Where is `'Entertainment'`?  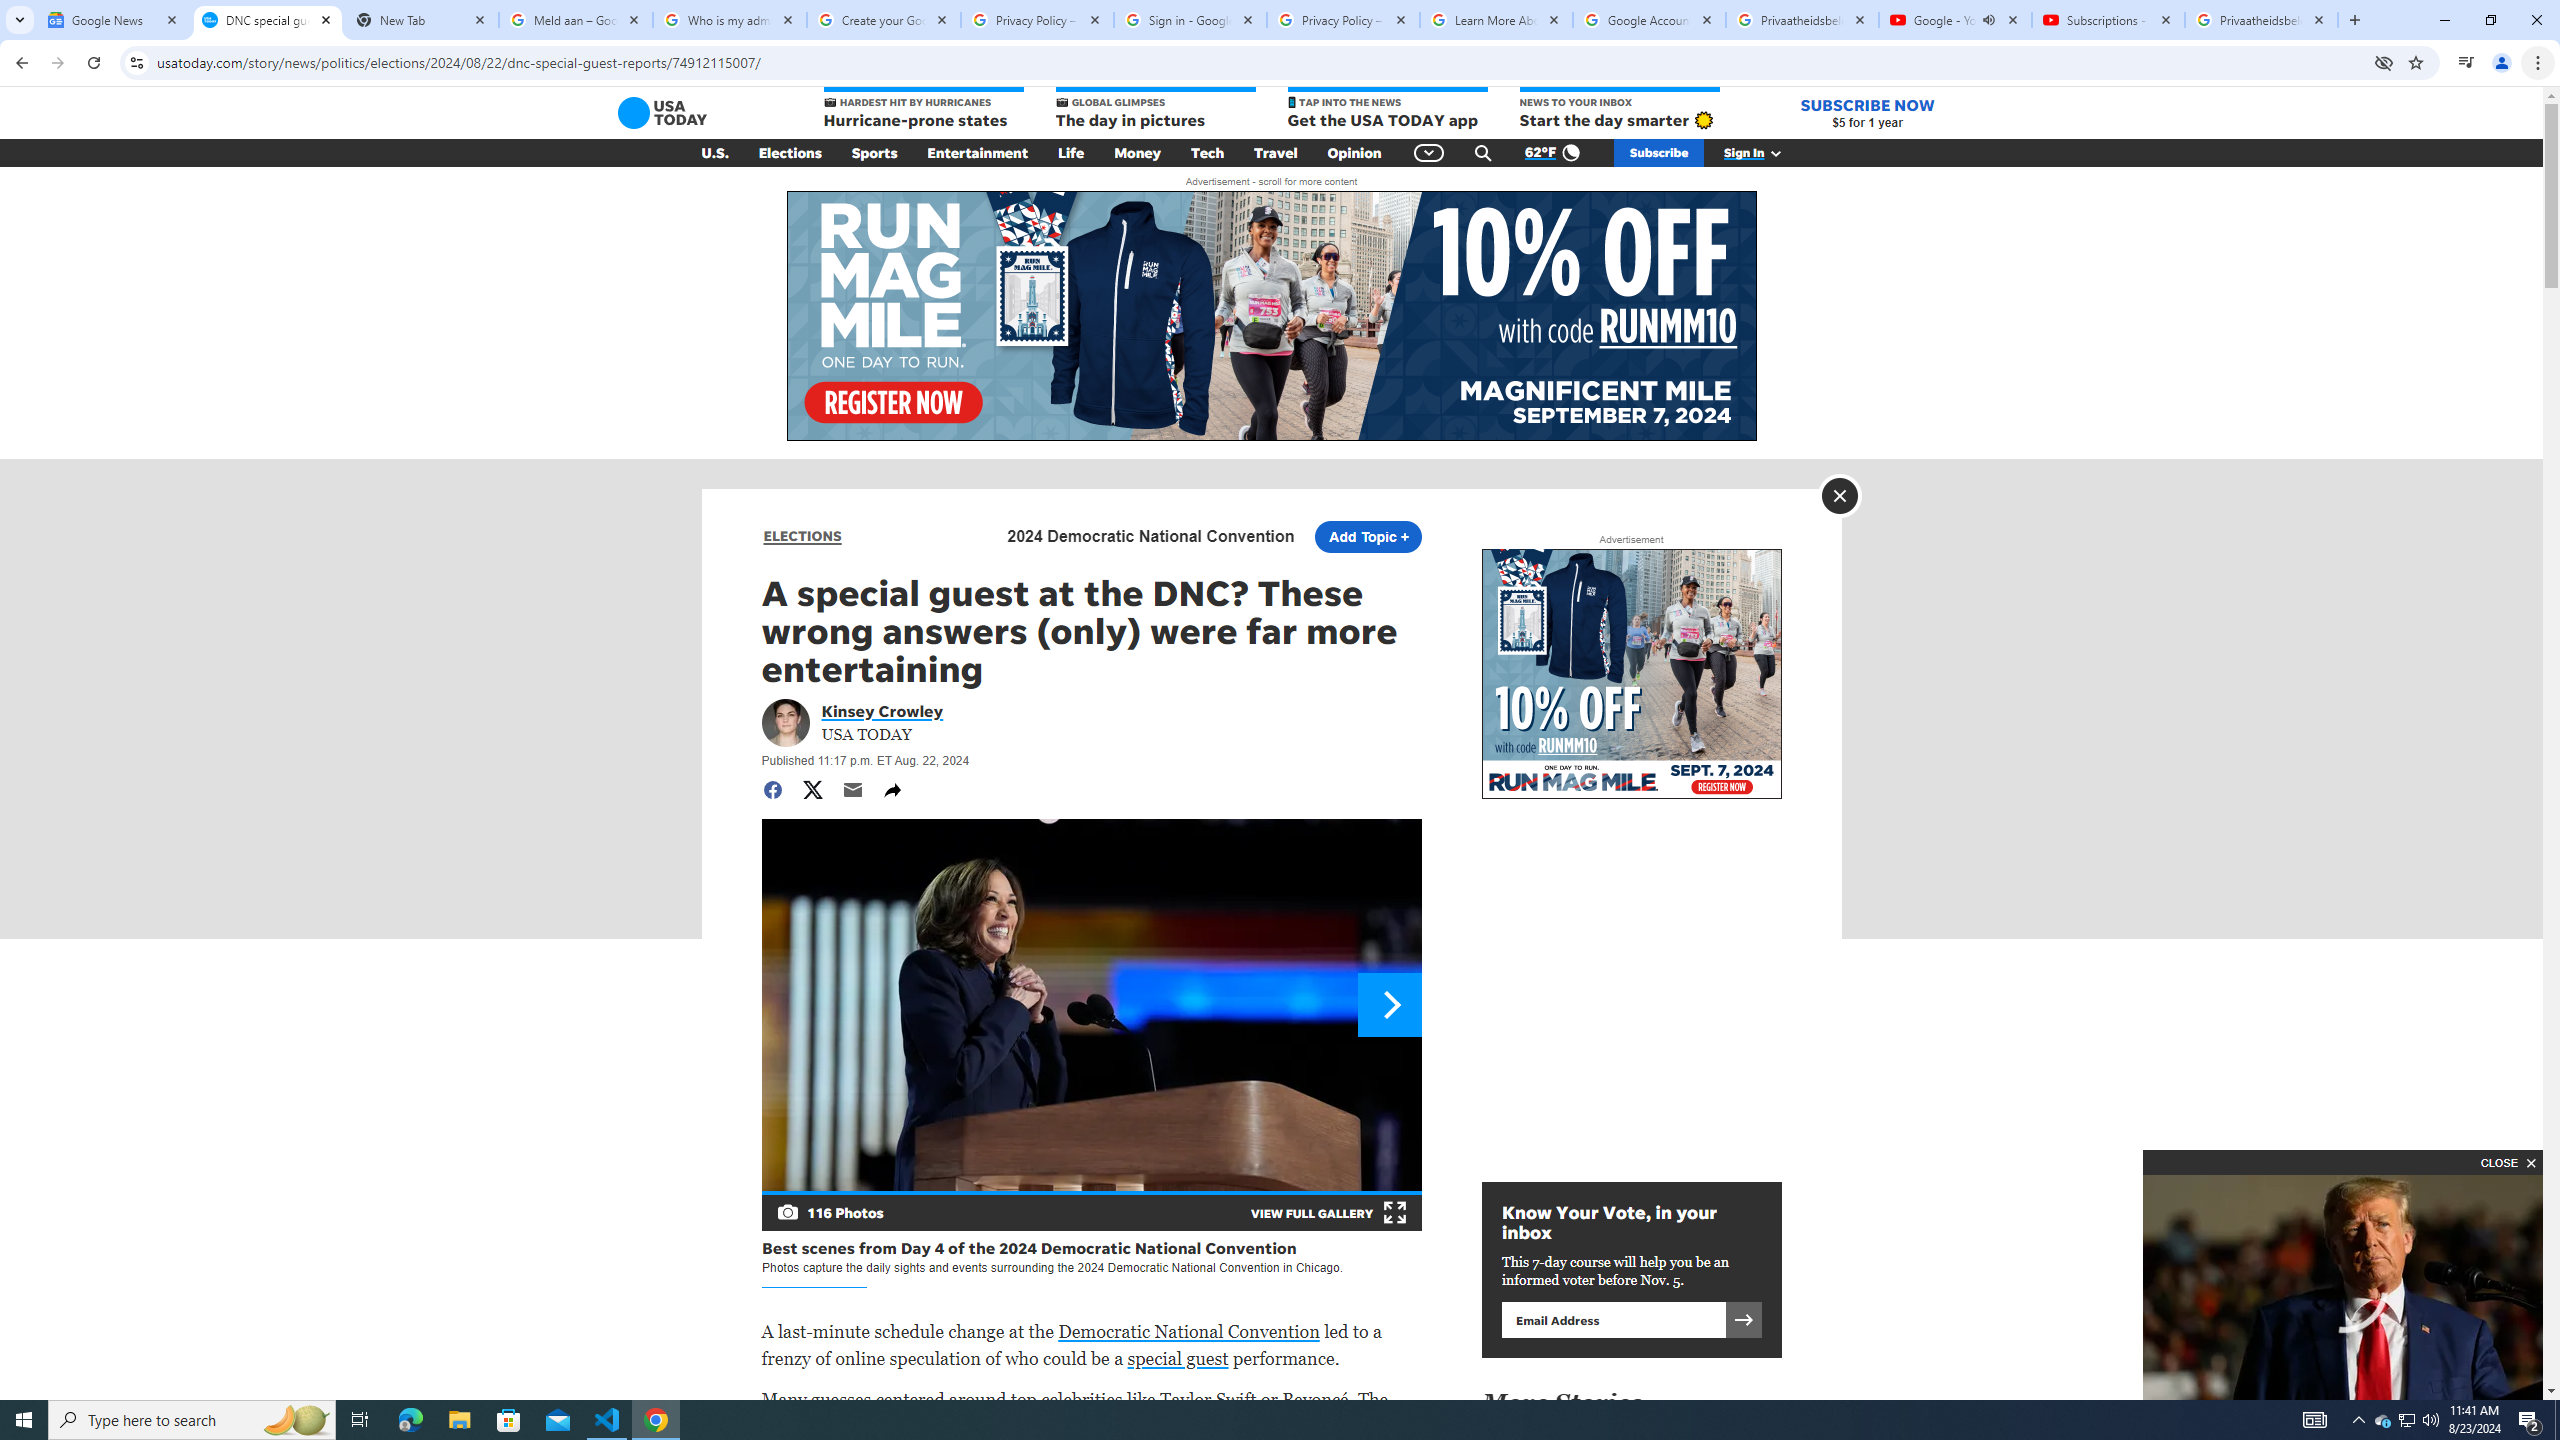 'Entertainment' is located at coordinates (977, 153).